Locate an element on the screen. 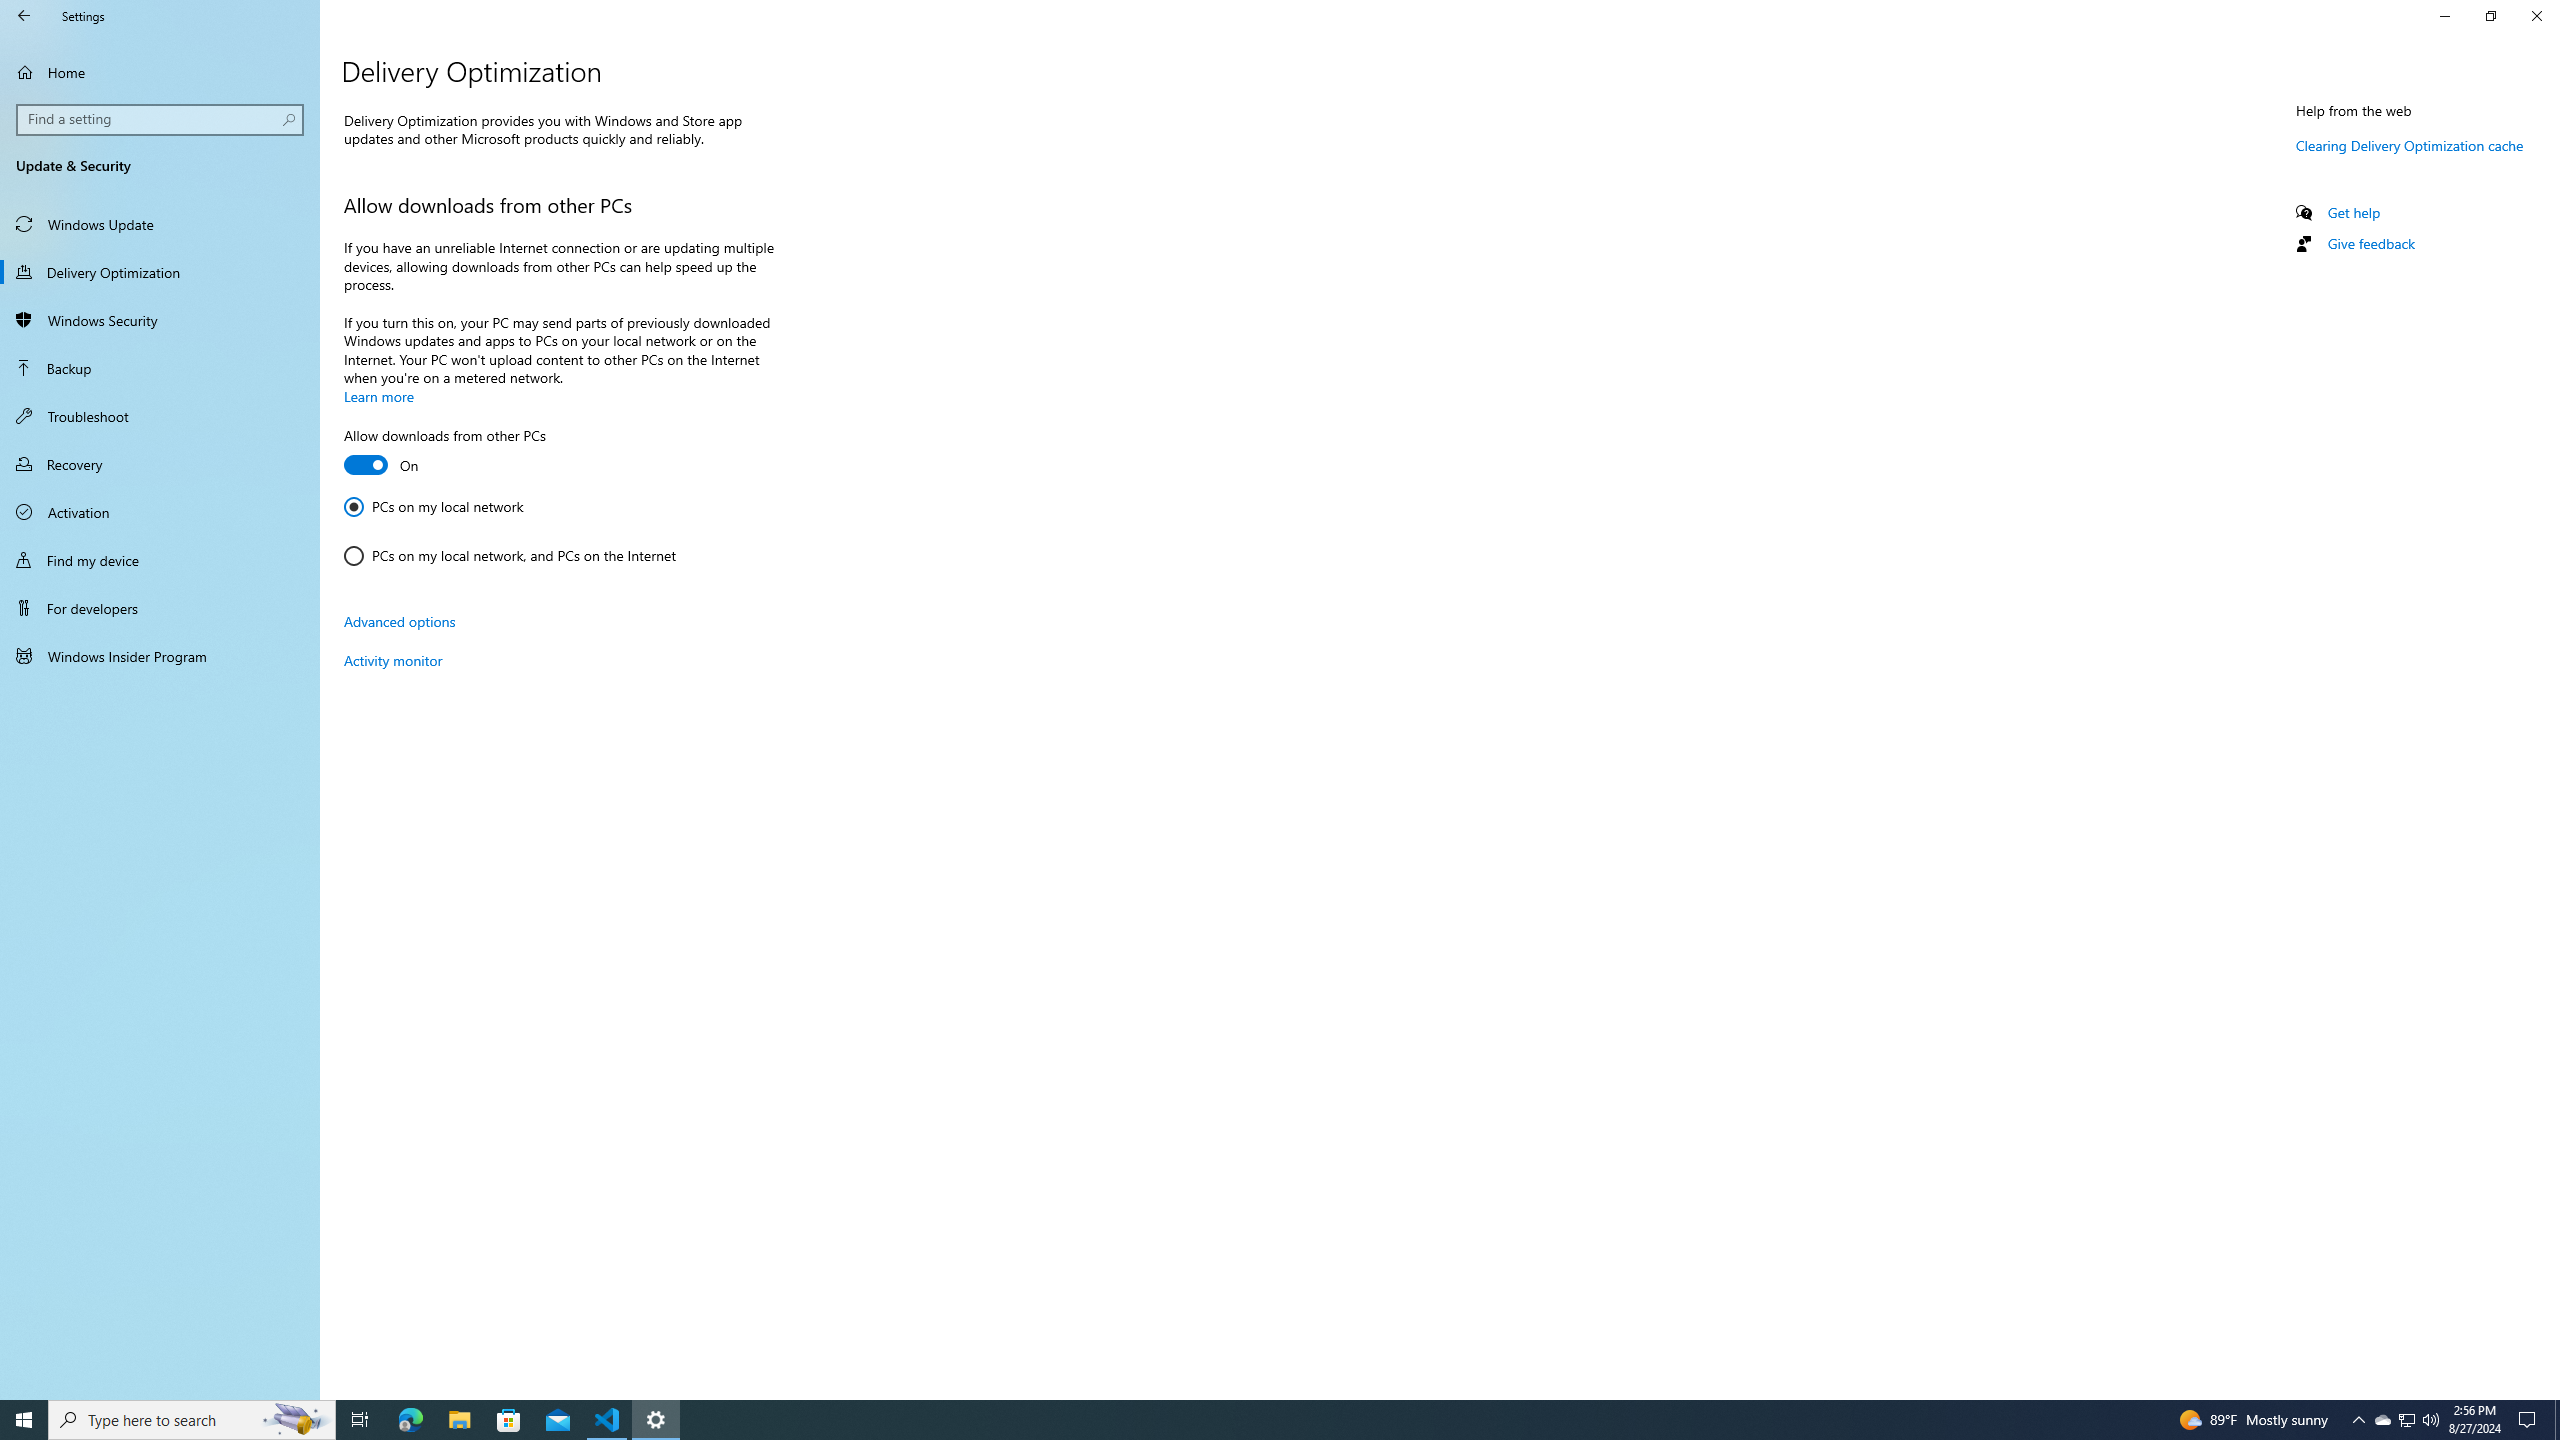 The height and width of the screenshot is (1440, 2560). 'Start' is located at coordinates (24, 1418).